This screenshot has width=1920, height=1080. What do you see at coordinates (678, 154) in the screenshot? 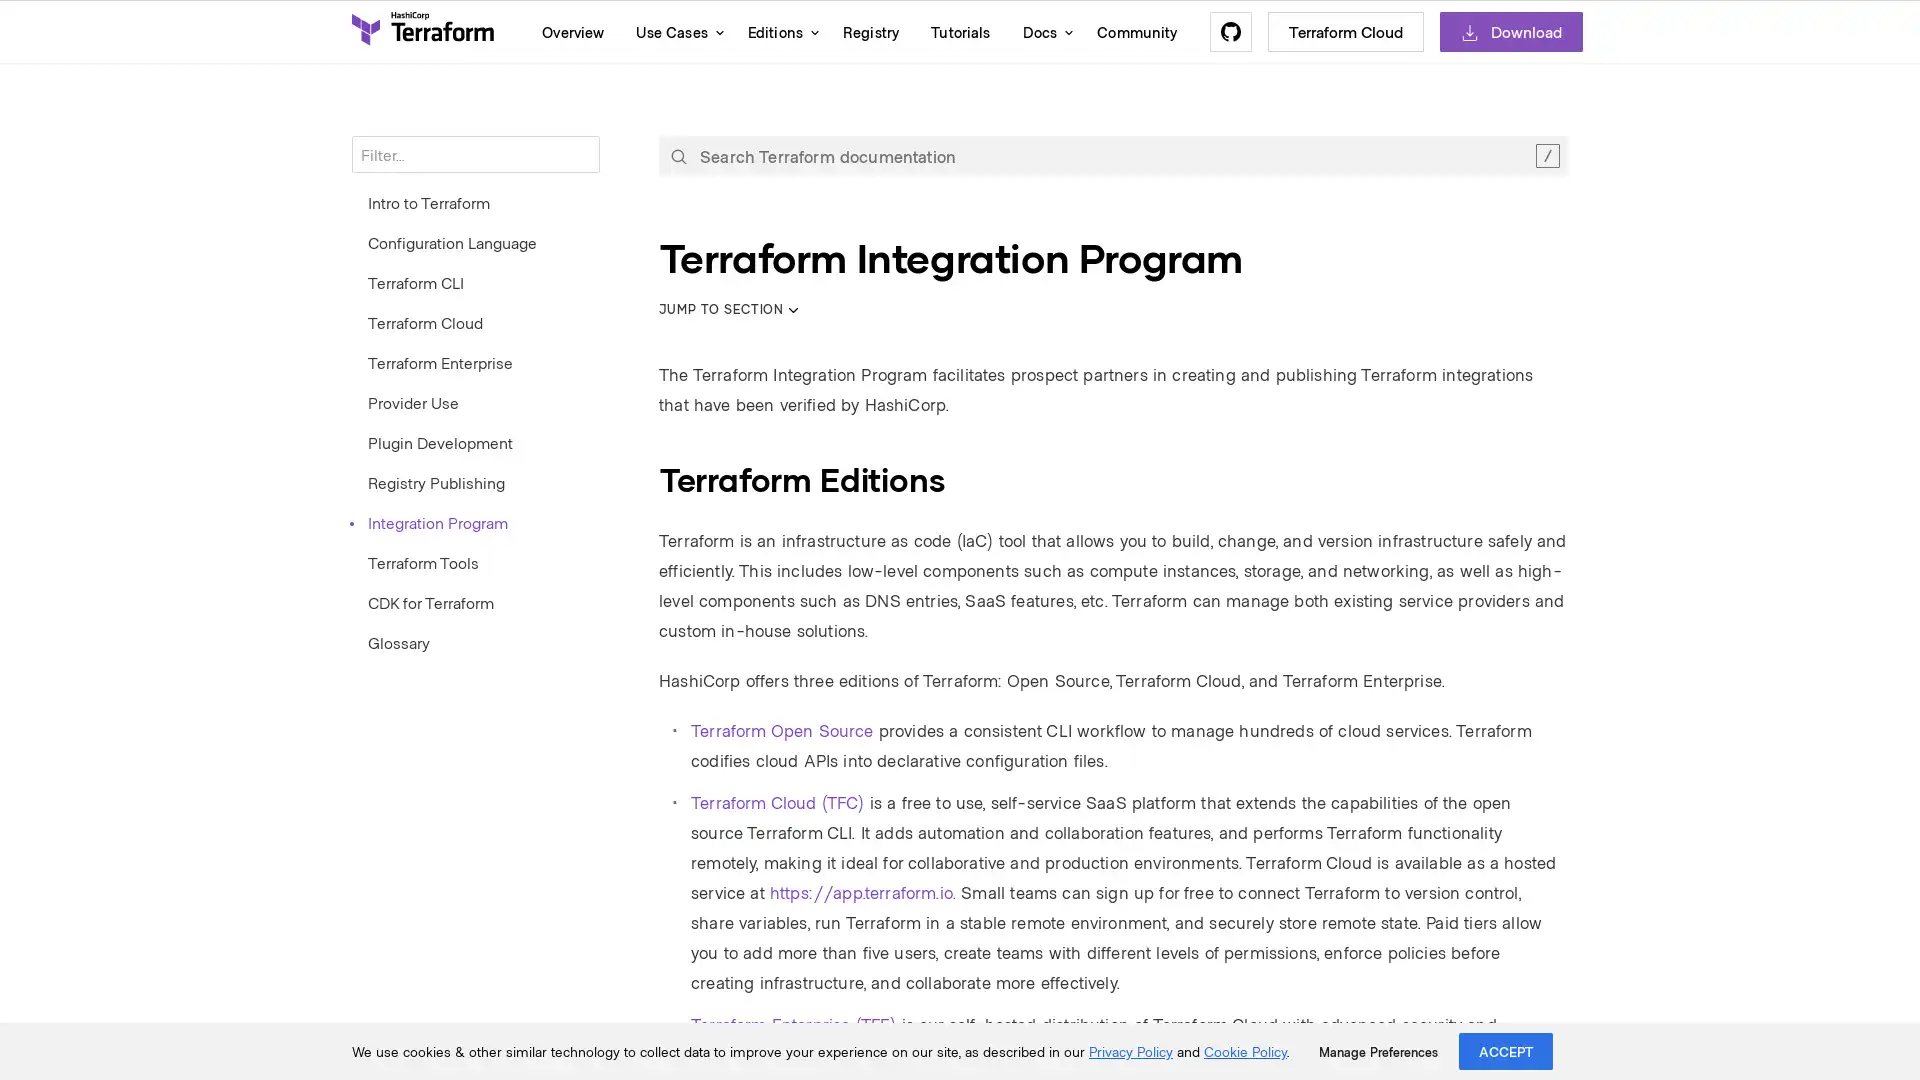
I see `Submit your search query.` at bounding box center [678, 154].